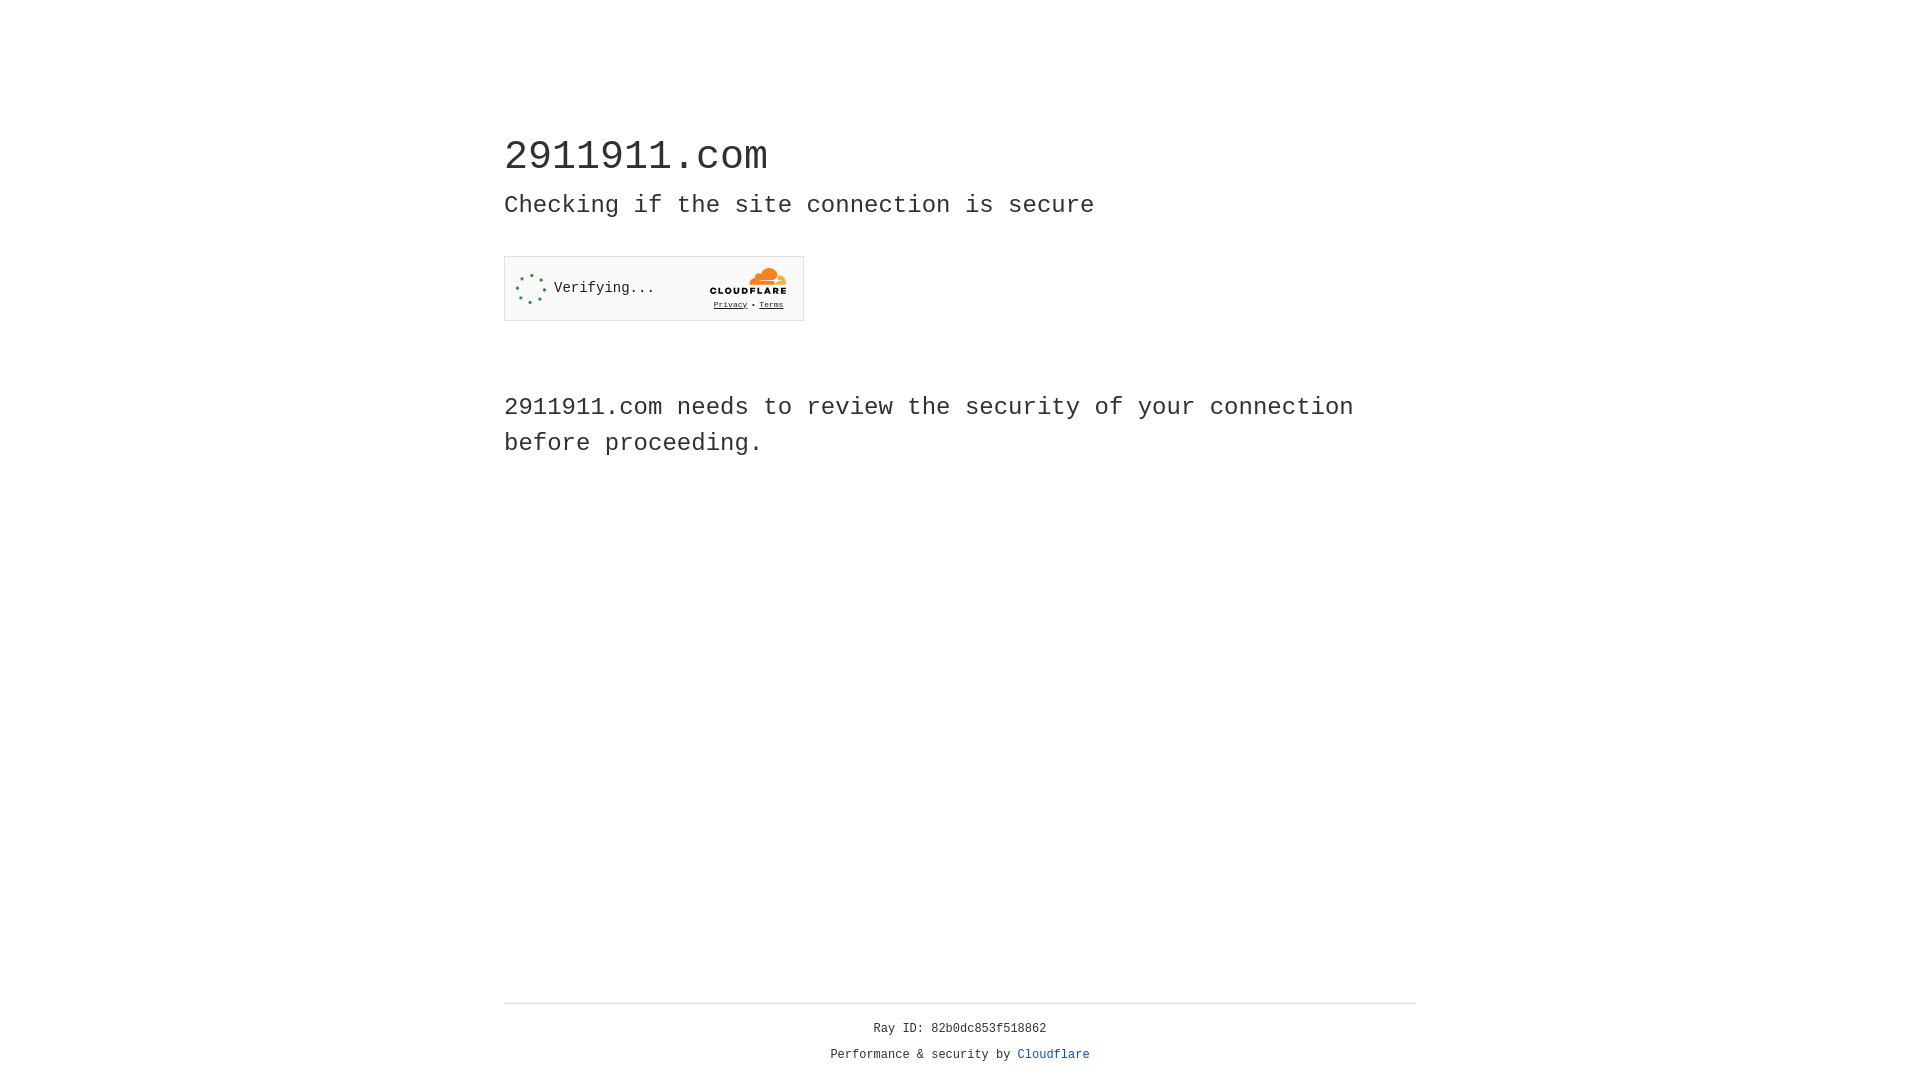 The width and height of the screenshot is (1920, 1080). I want to click on 'Widget containing a Cloudflare security challenge', so click(653, 288).